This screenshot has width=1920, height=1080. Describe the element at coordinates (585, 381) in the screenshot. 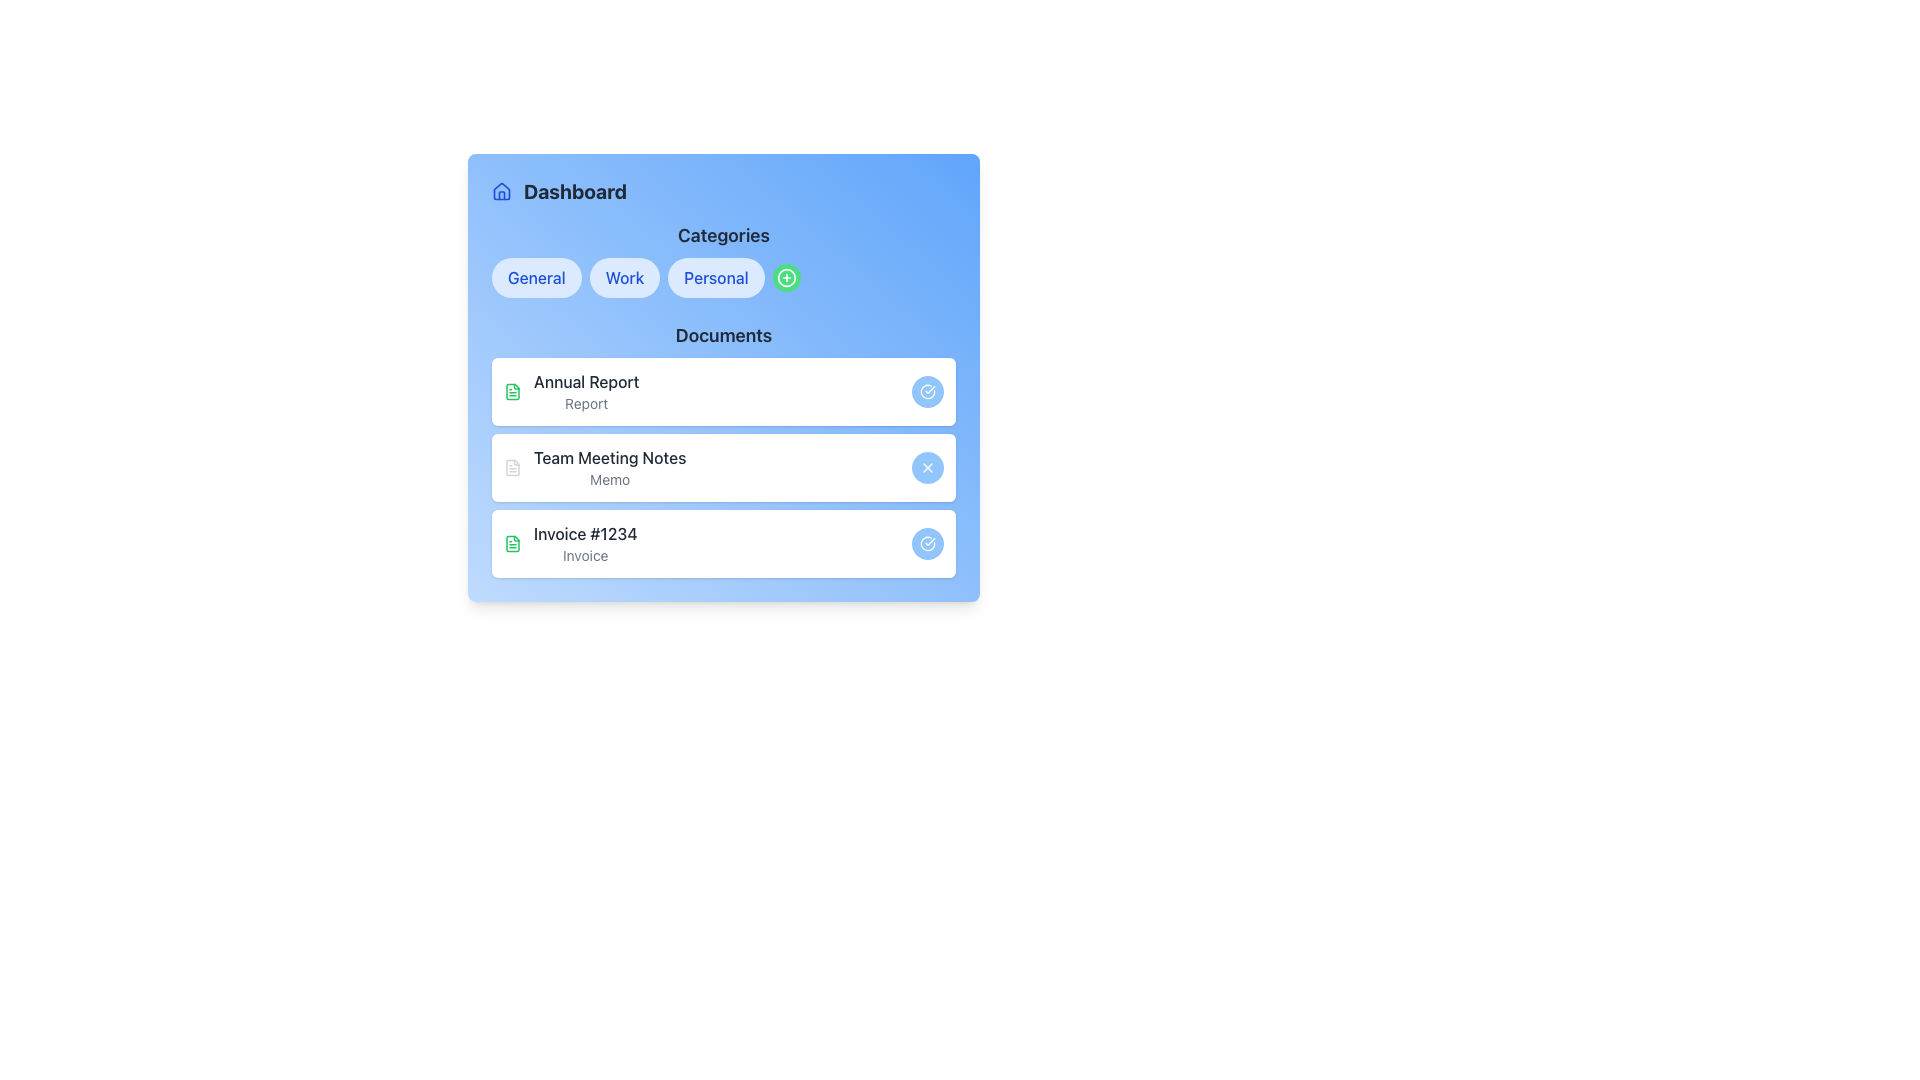

I see `text element identified as 'Annual Report', which is the title of the document located in the first document card under the 'Documents' header` at that location.